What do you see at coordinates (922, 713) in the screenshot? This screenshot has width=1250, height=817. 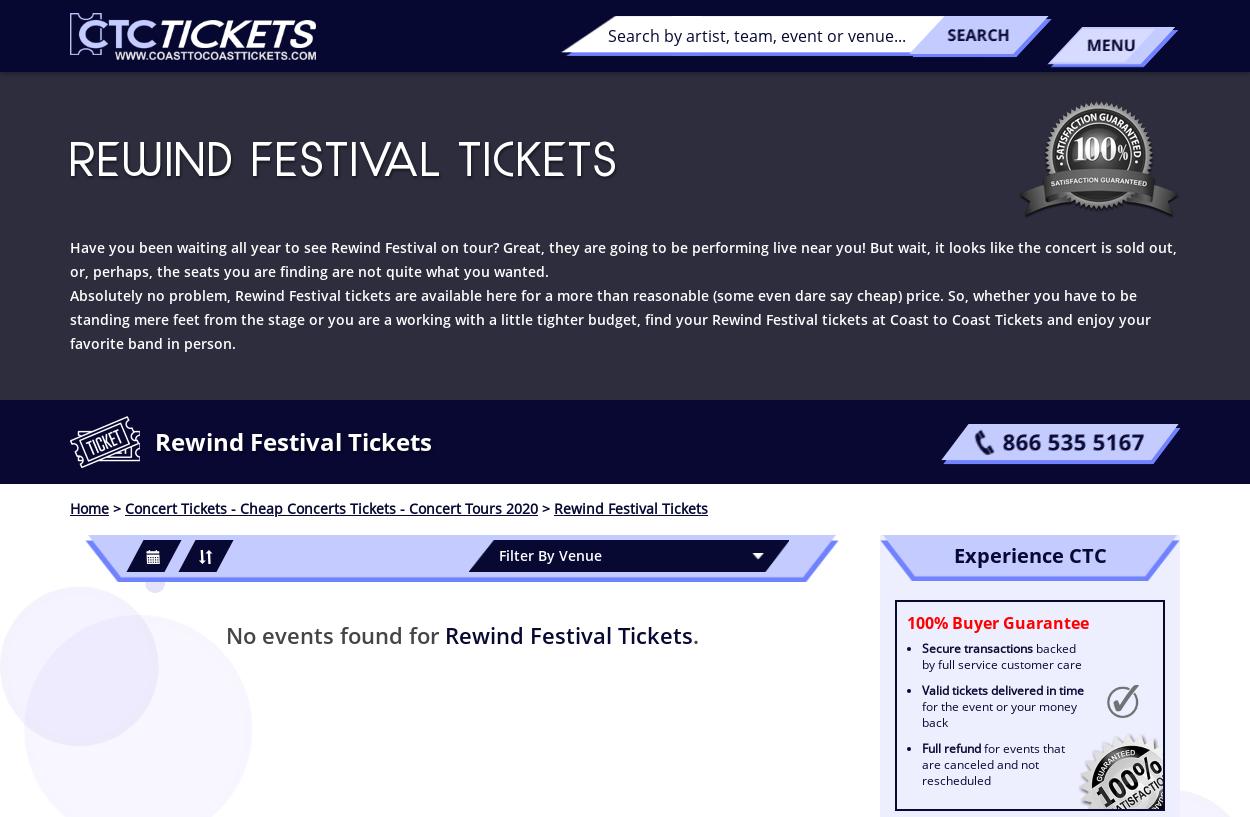 I see `'for the event or your money back'` at bounding box center [922, 713].